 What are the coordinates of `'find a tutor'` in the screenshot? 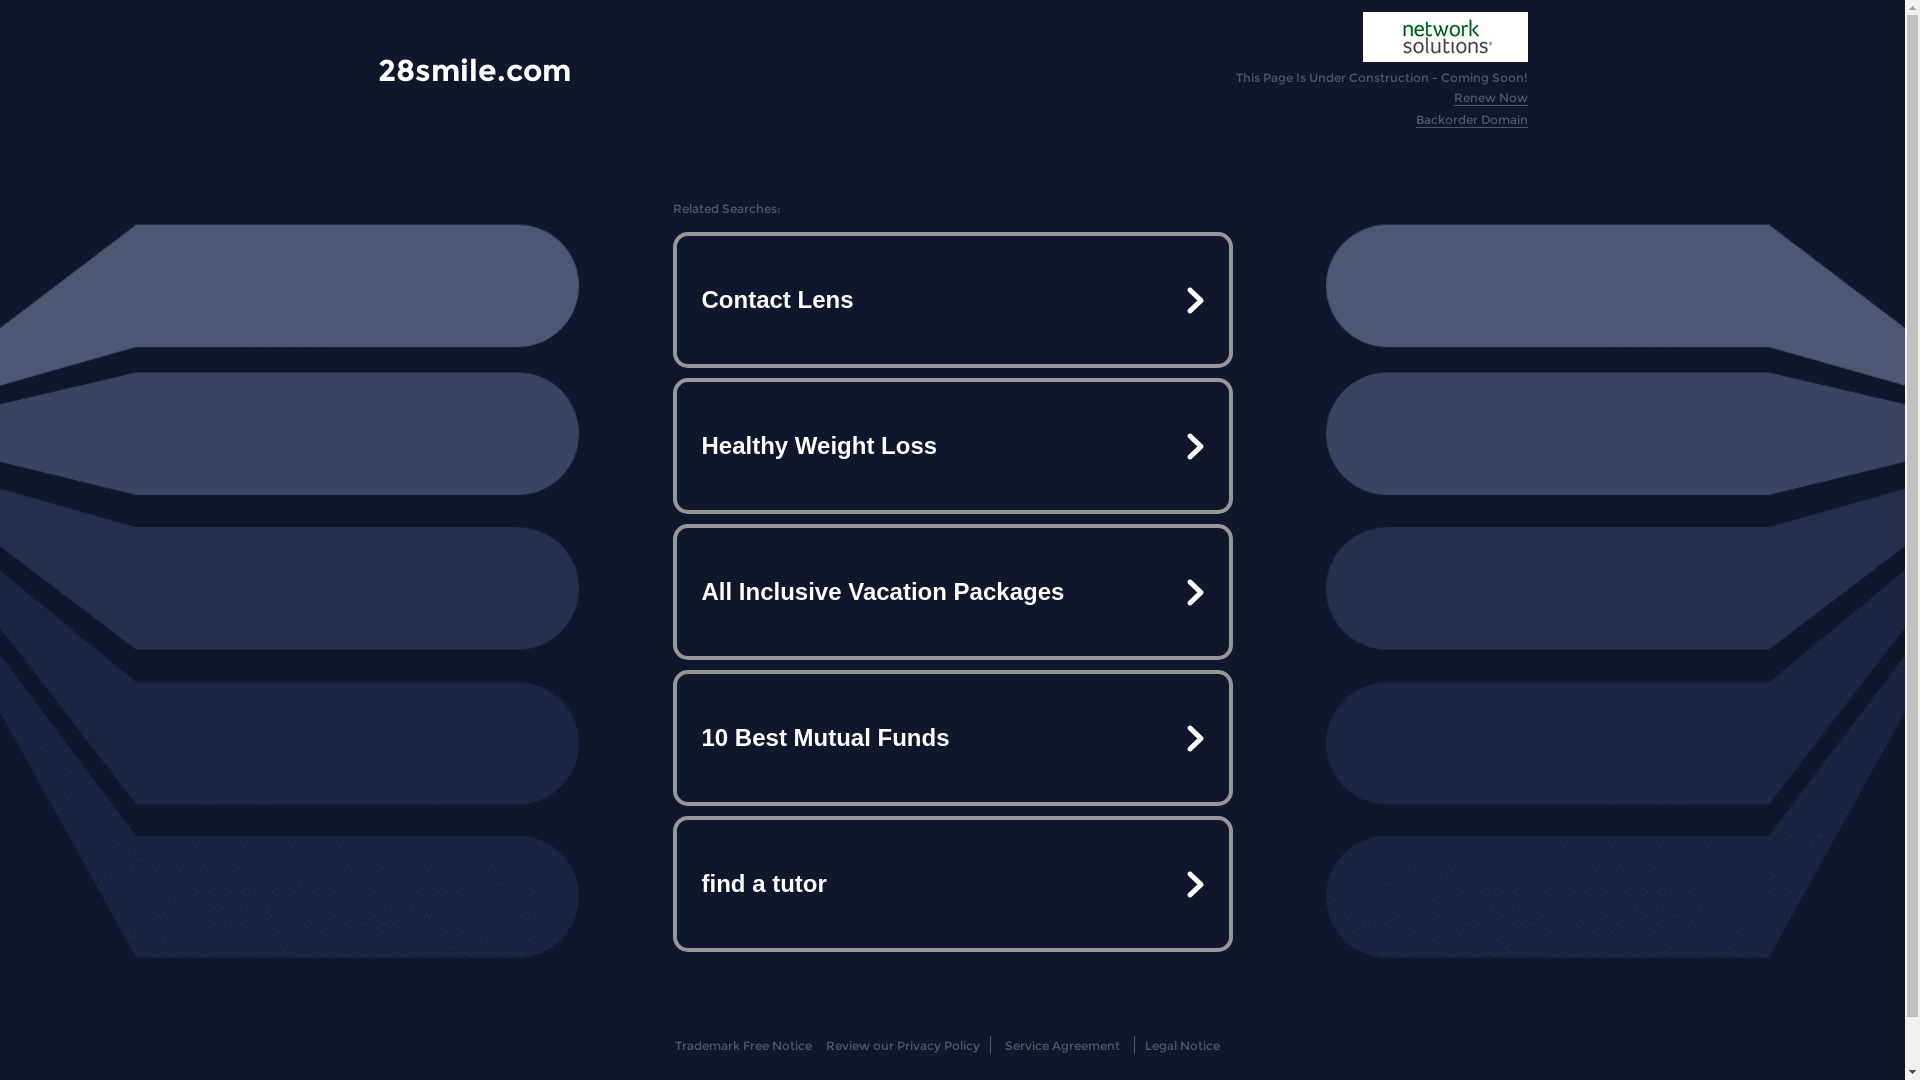 It's located at (950, 882).